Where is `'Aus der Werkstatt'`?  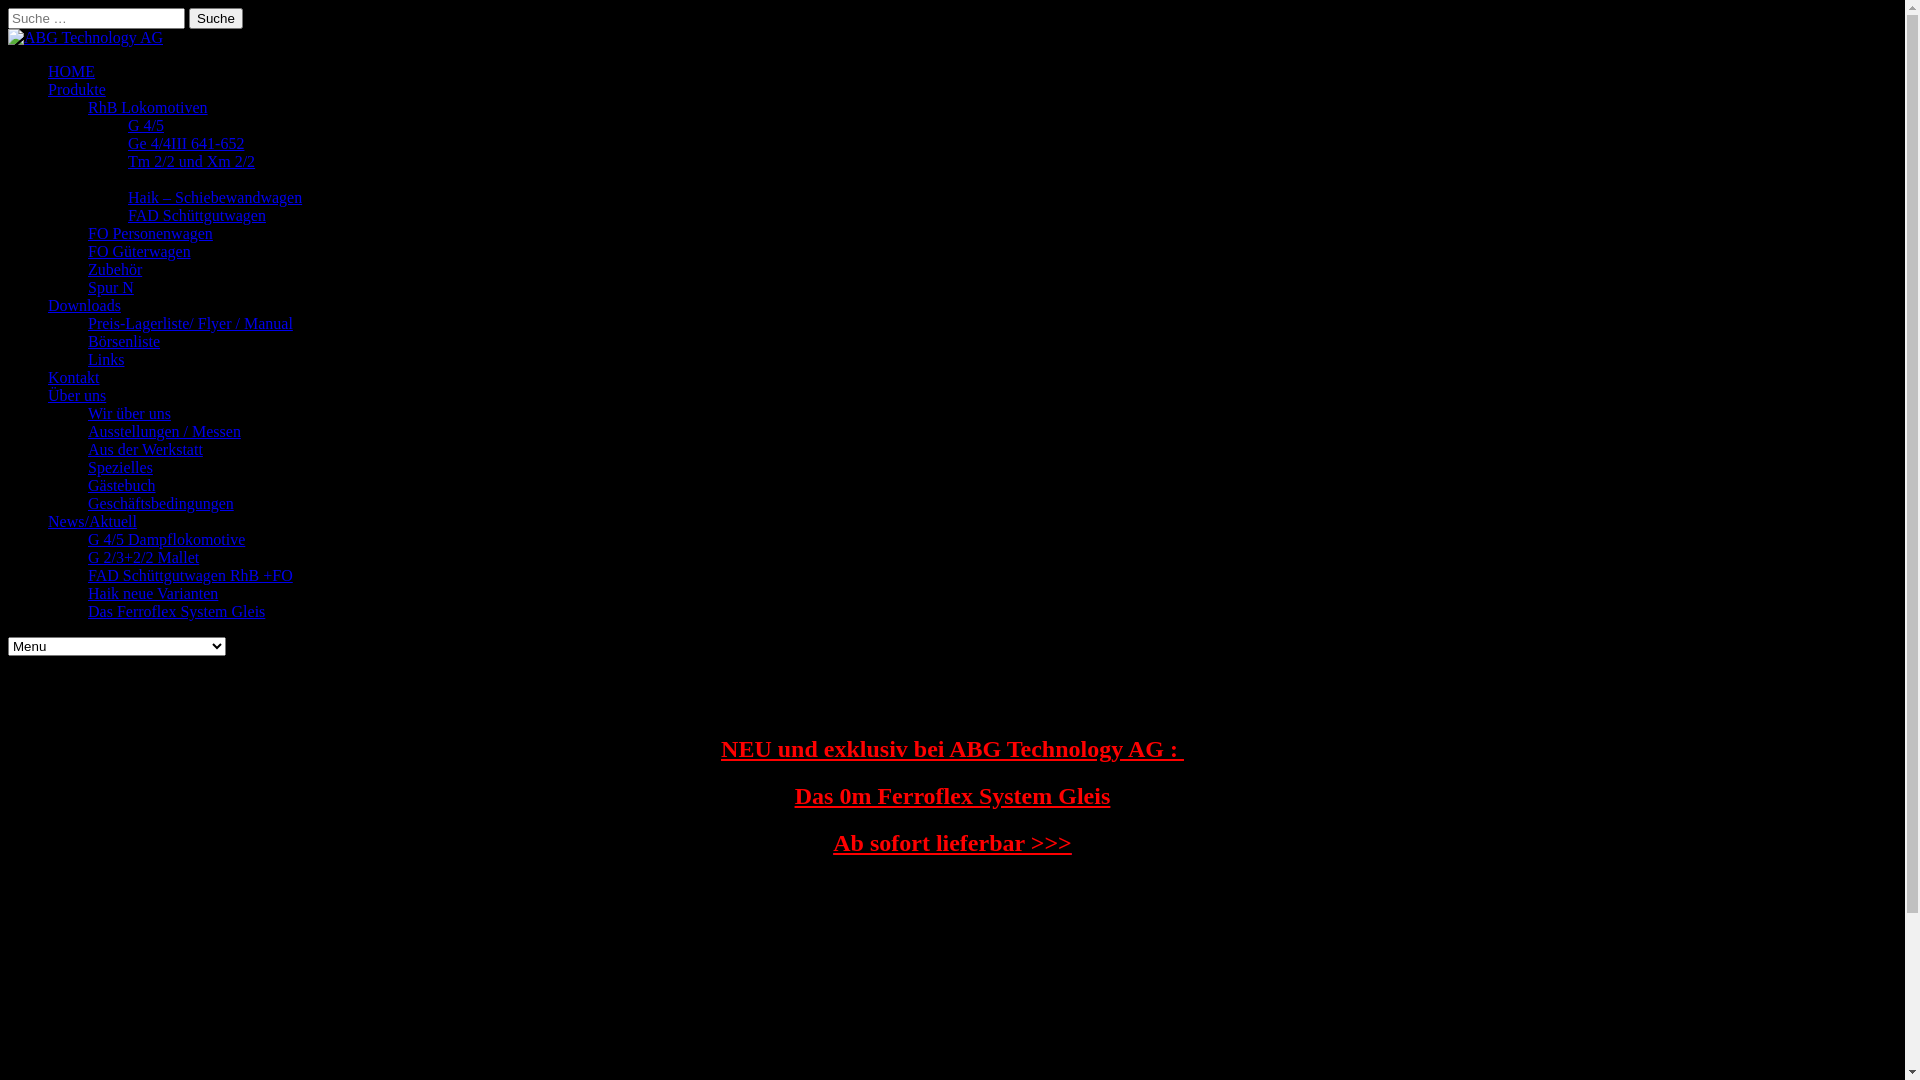
'Aus der Werkstatt' is located at coordinates (144, 448).